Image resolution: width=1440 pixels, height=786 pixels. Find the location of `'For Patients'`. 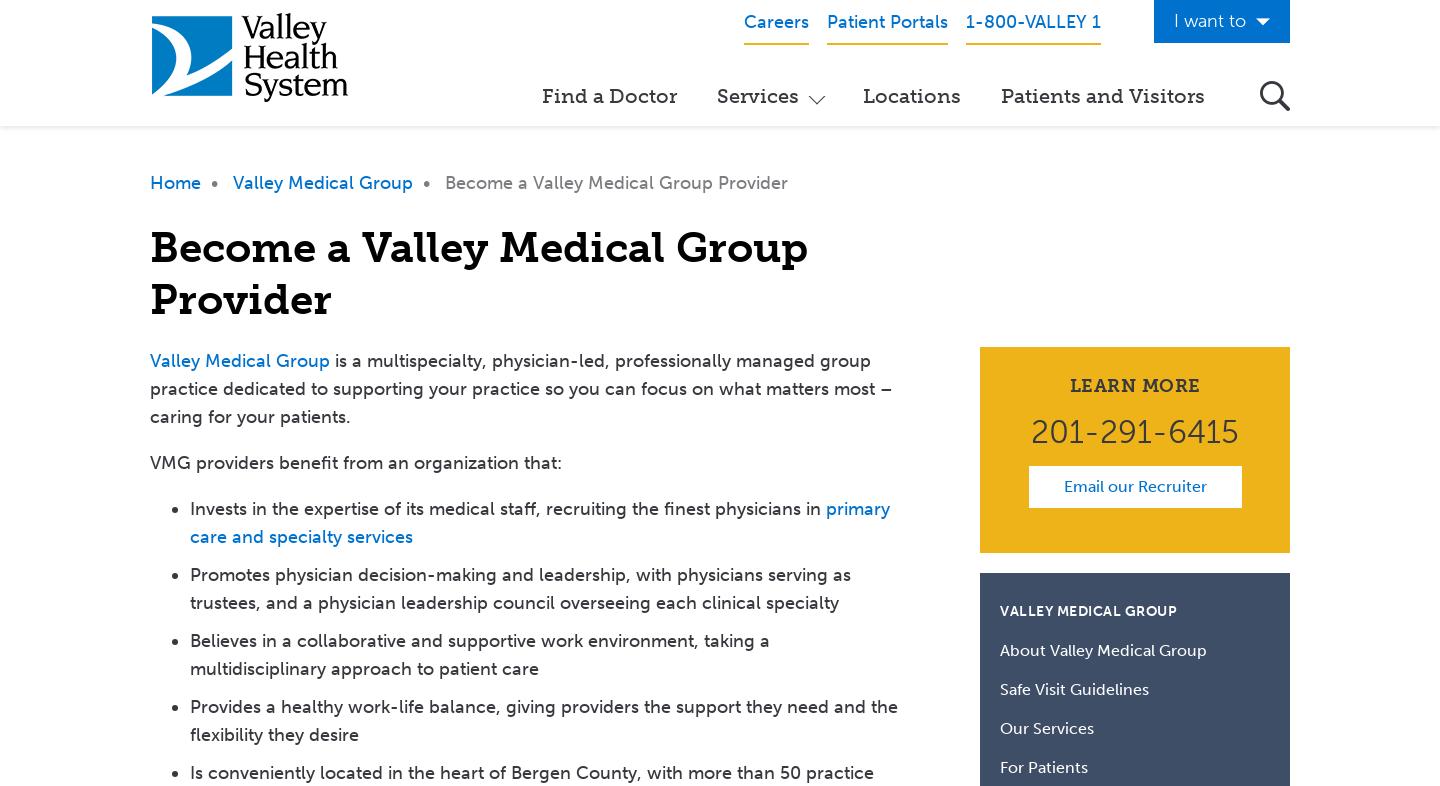

'For Patients' is located at coordinates (1044, 767).